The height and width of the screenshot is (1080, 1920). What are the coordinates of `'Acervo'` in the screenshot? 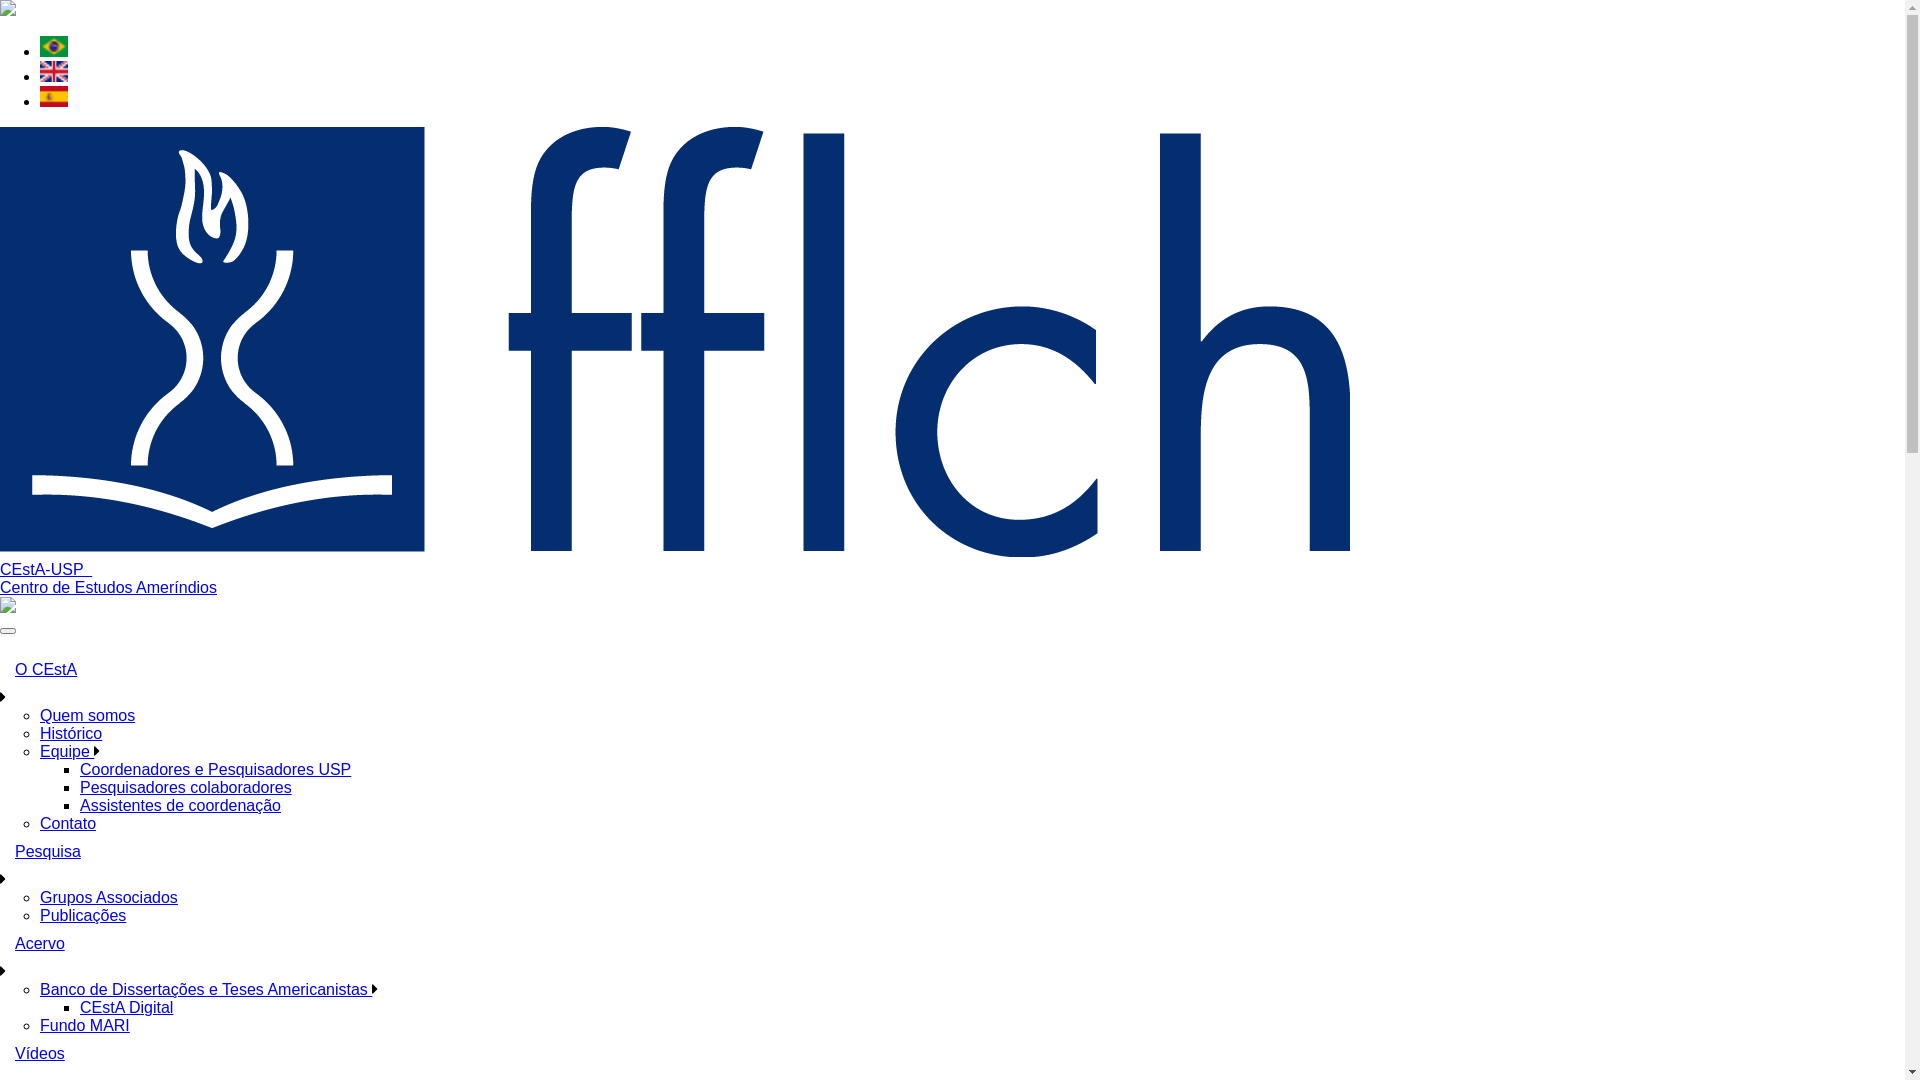 It's located at (951, 944).